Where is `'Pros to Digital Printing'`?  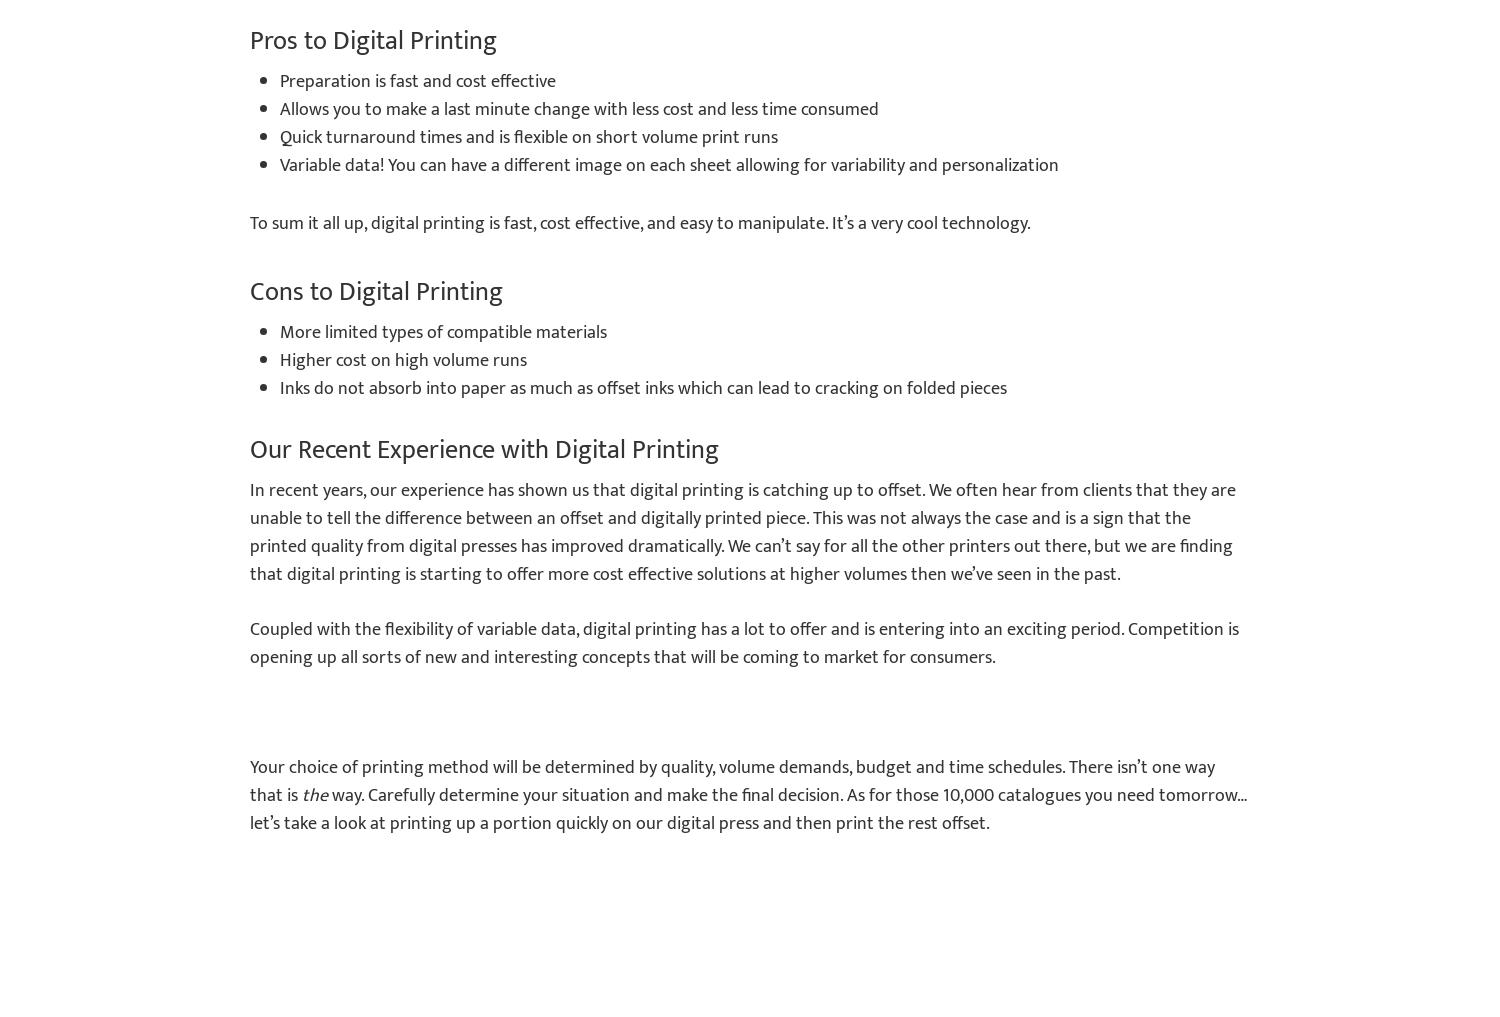 'Pros to Digital Printing' is located at coordinates (372, 40).